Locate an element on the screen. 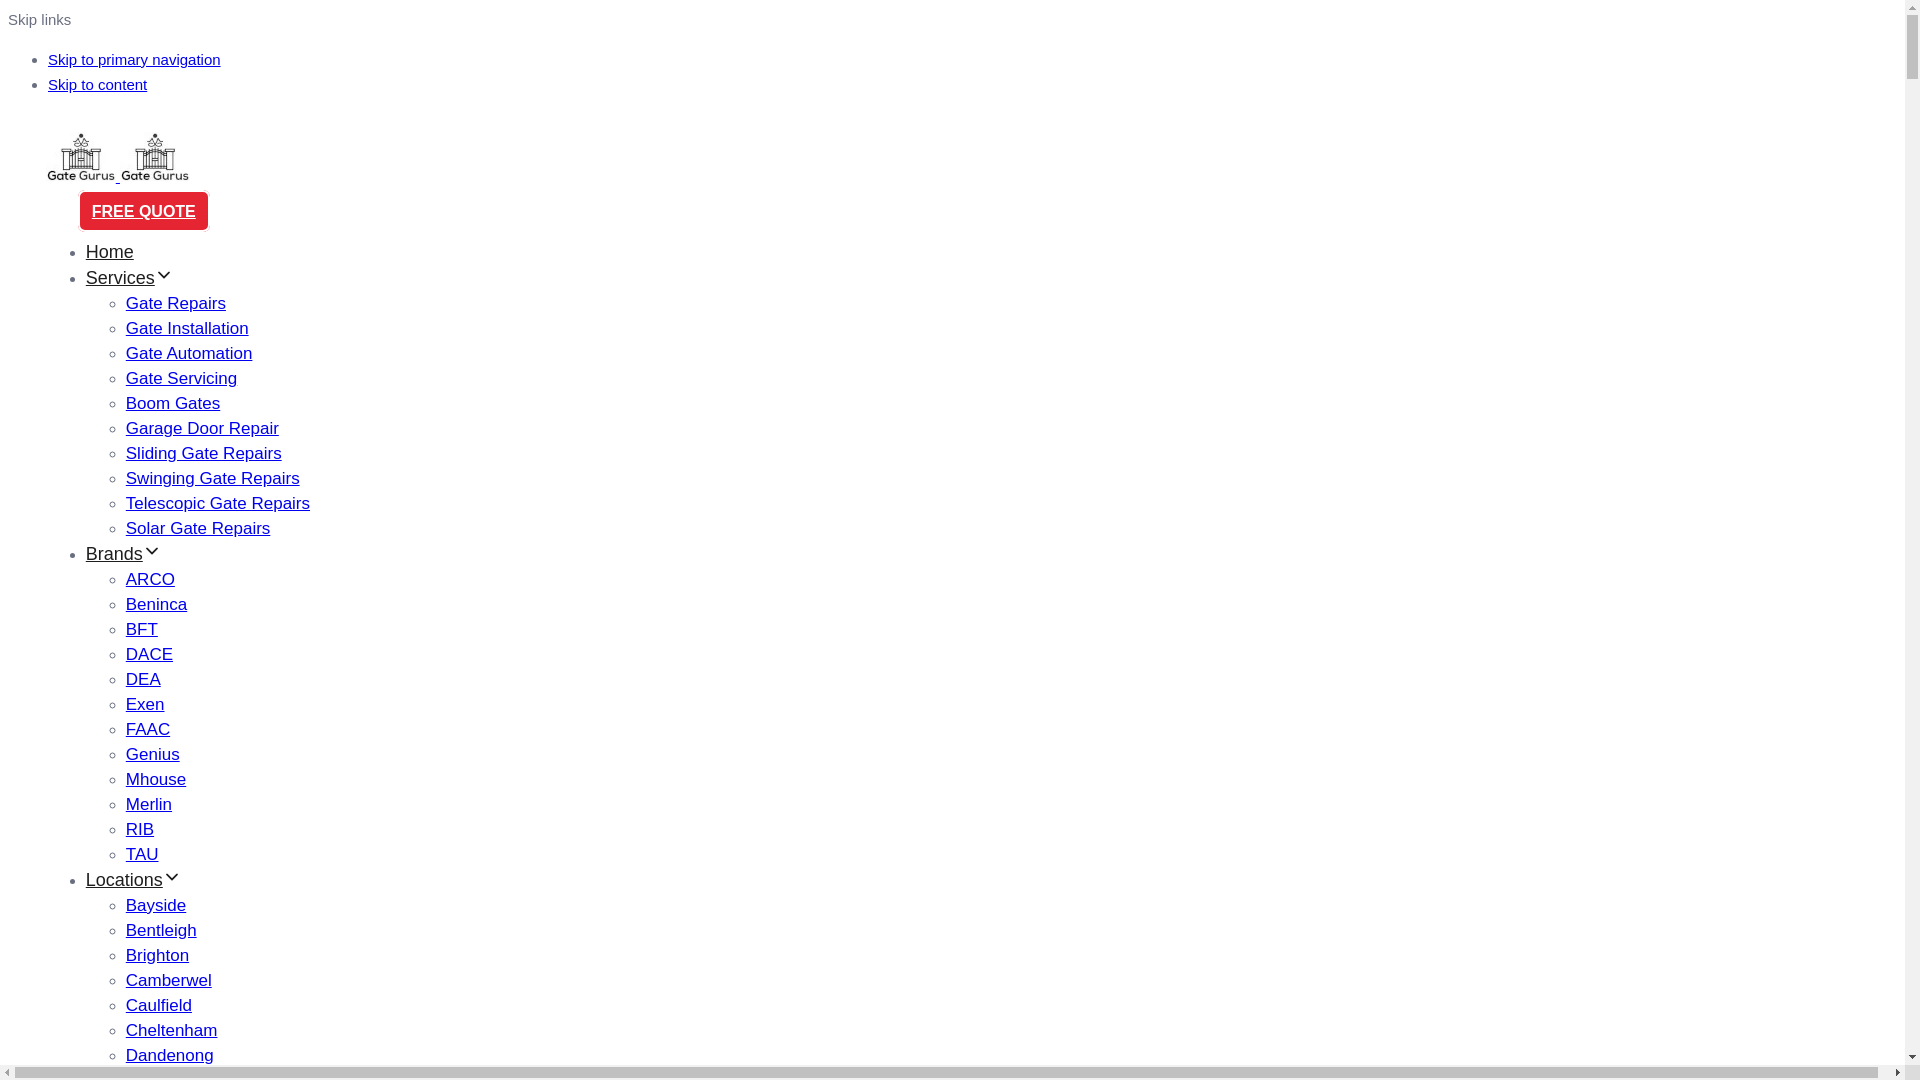 This screenshot has height=1080, width=1920. 'Services' is located at coordinates (128, 277).